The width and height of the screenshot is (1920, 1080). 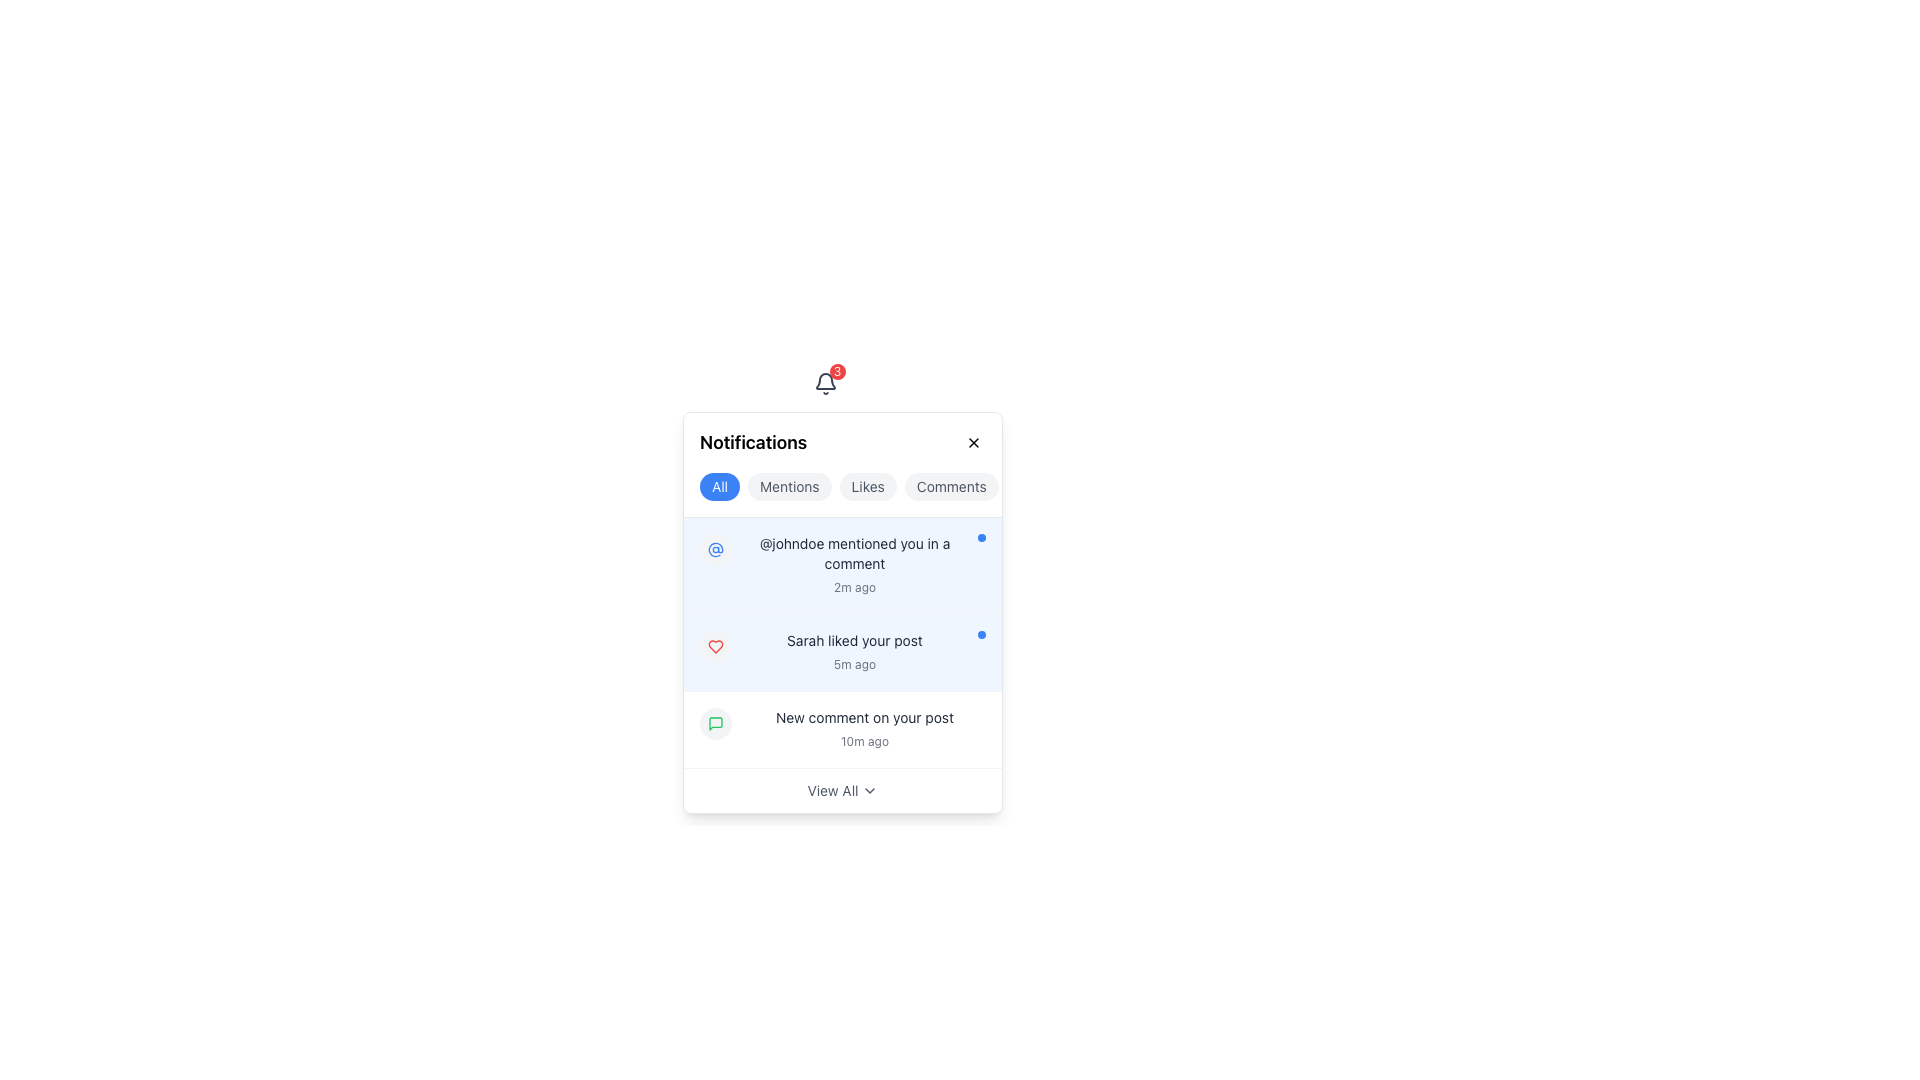 What do you see at coordinates (843, 789) in the screenshot?
I see `the 'view all notifications' button located at the bottom of the dropdown notification menu` at bounding box center [843, 789].